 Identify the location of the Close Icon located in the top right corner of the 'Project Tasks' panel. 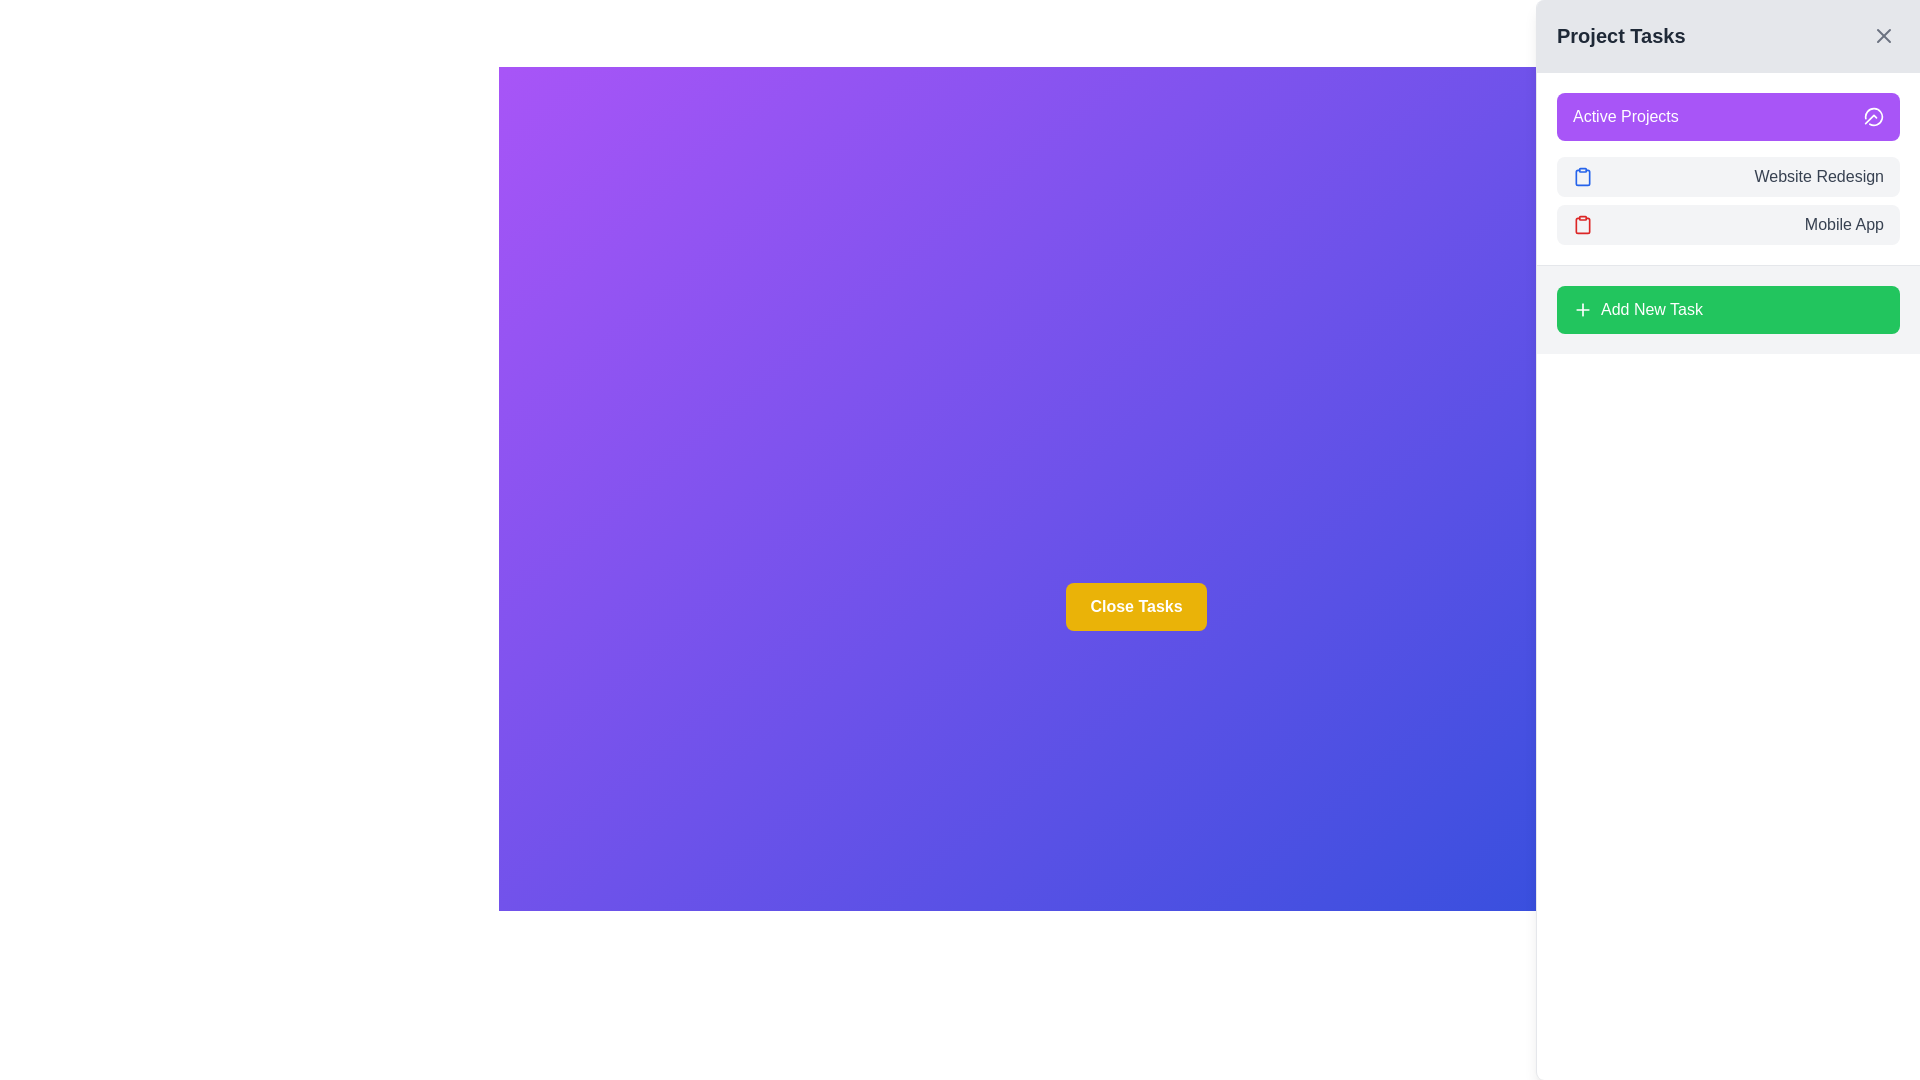
(1882, 35).